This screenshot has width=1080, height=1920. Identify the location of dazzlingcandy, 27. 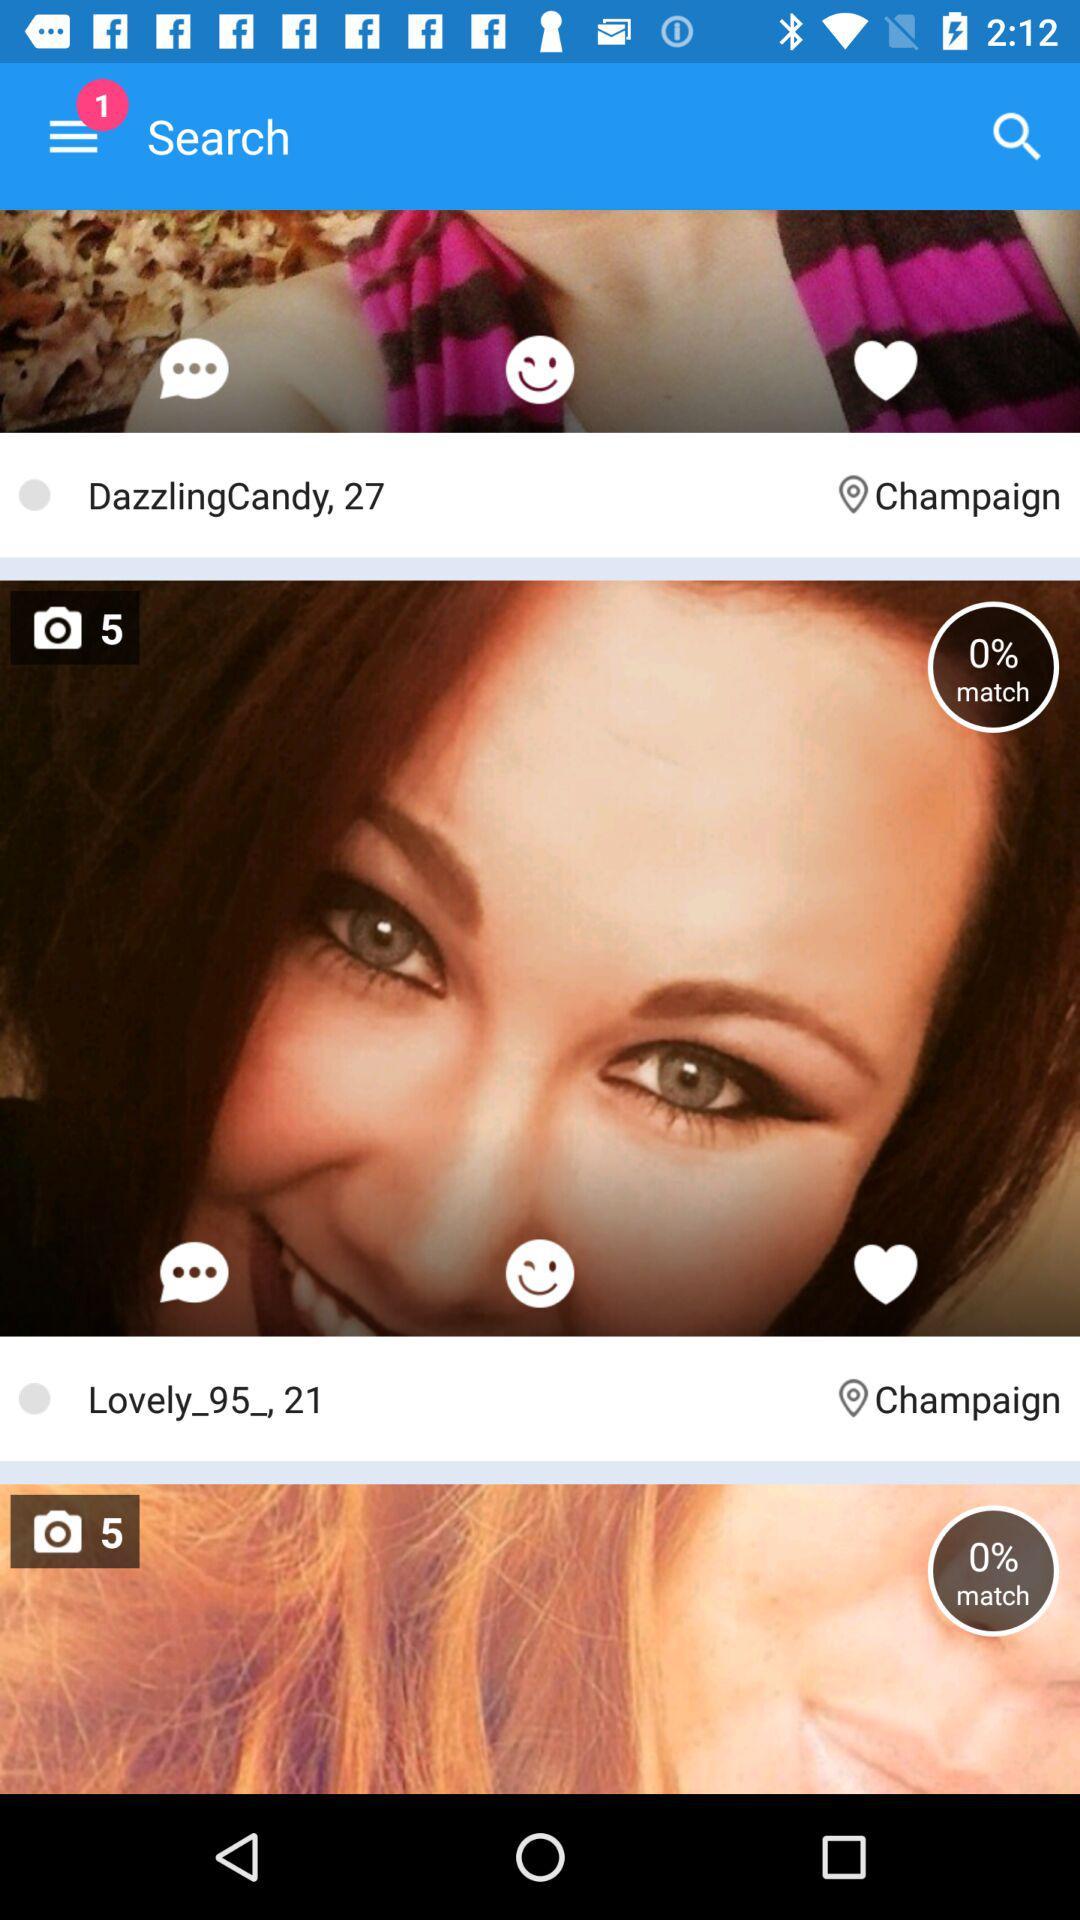
(450, 494).